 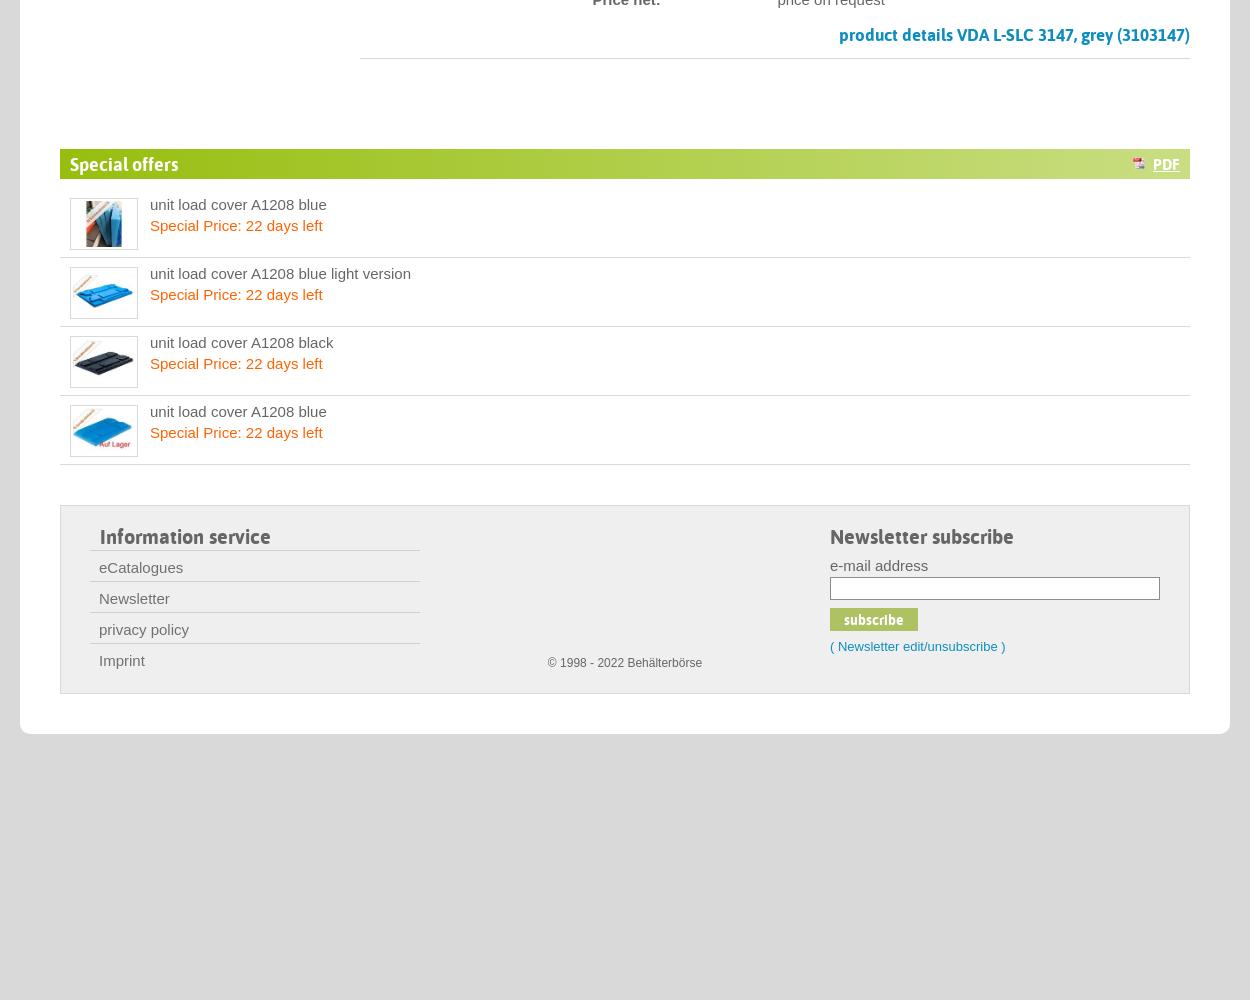 I want to click on '© 1998 - 2022 Behälterbörse', so click(x=623, y=663).